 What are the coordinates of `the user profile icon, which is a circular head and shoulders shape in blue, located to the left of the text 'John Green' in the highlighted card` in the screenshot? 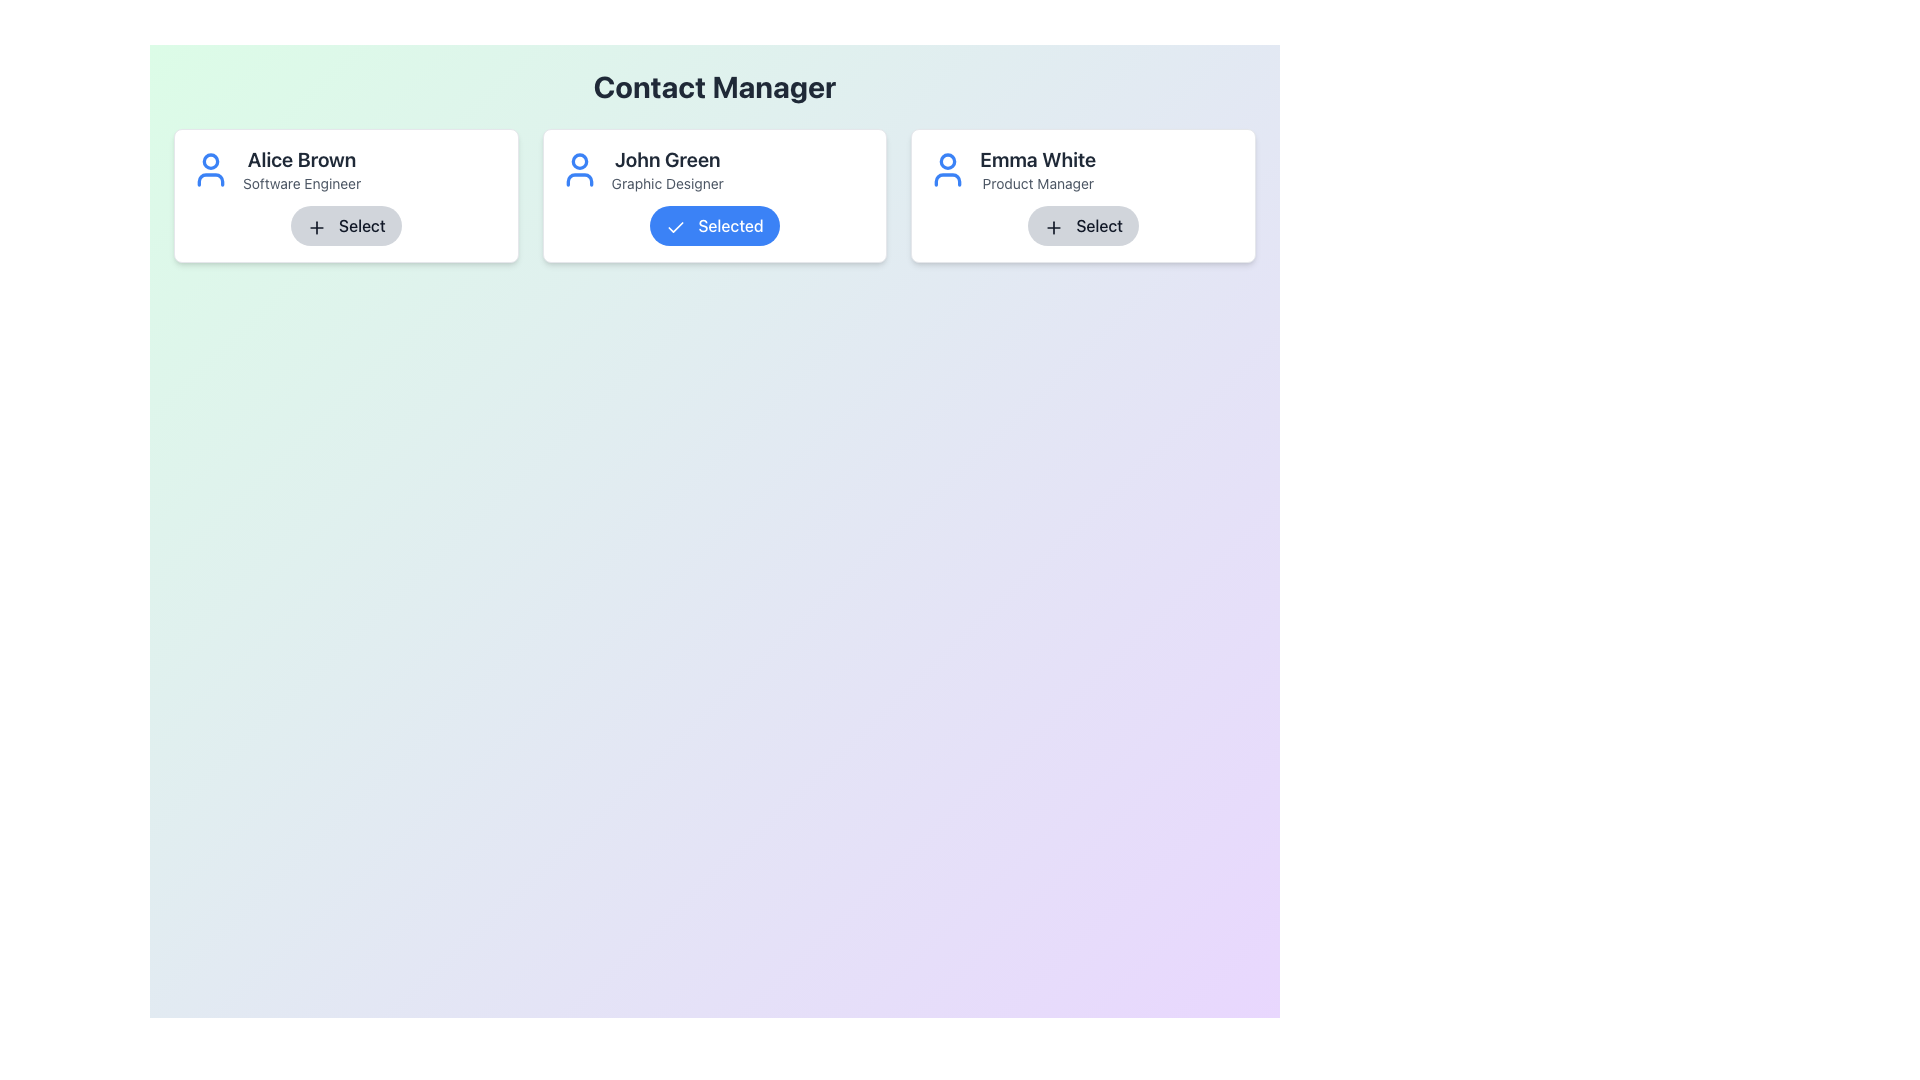 It's located at (578, 168).